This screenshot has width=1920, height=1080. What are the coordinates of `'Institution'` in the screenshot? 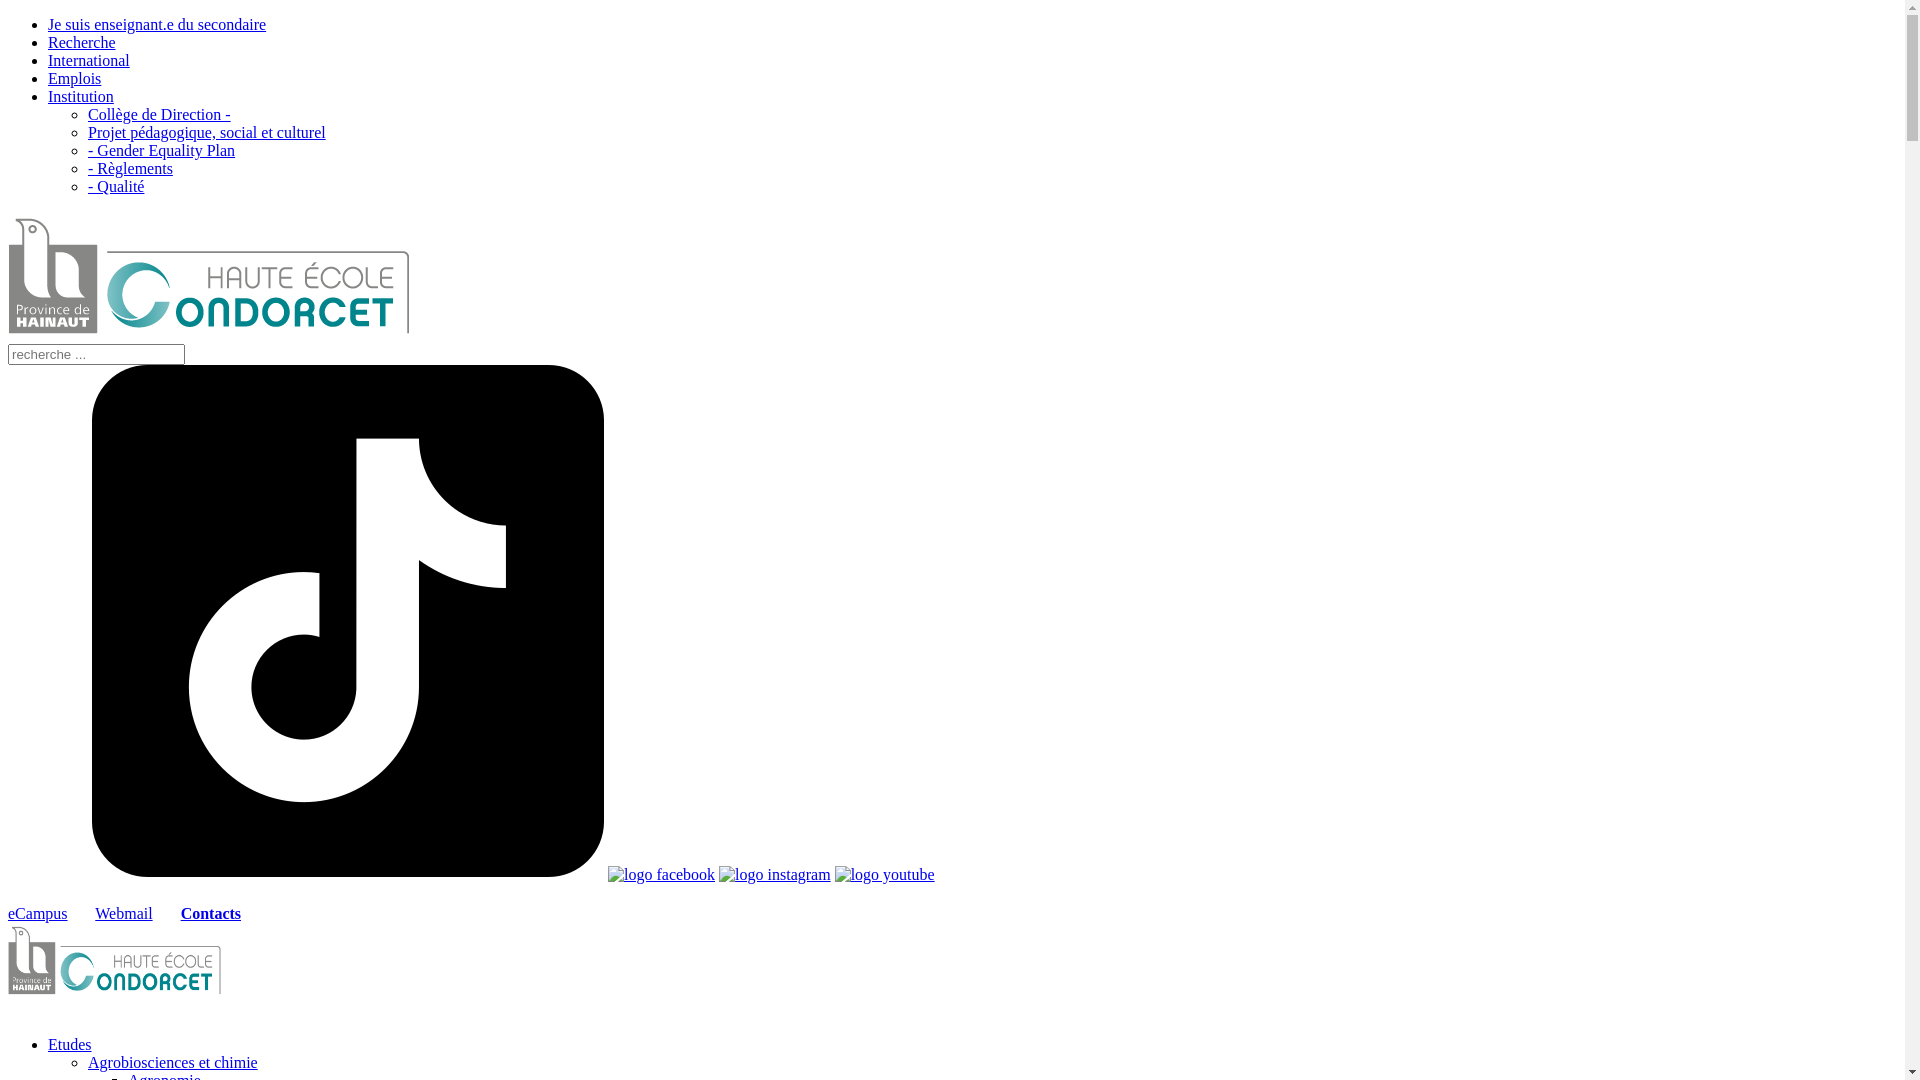 It's located at (80, 96).